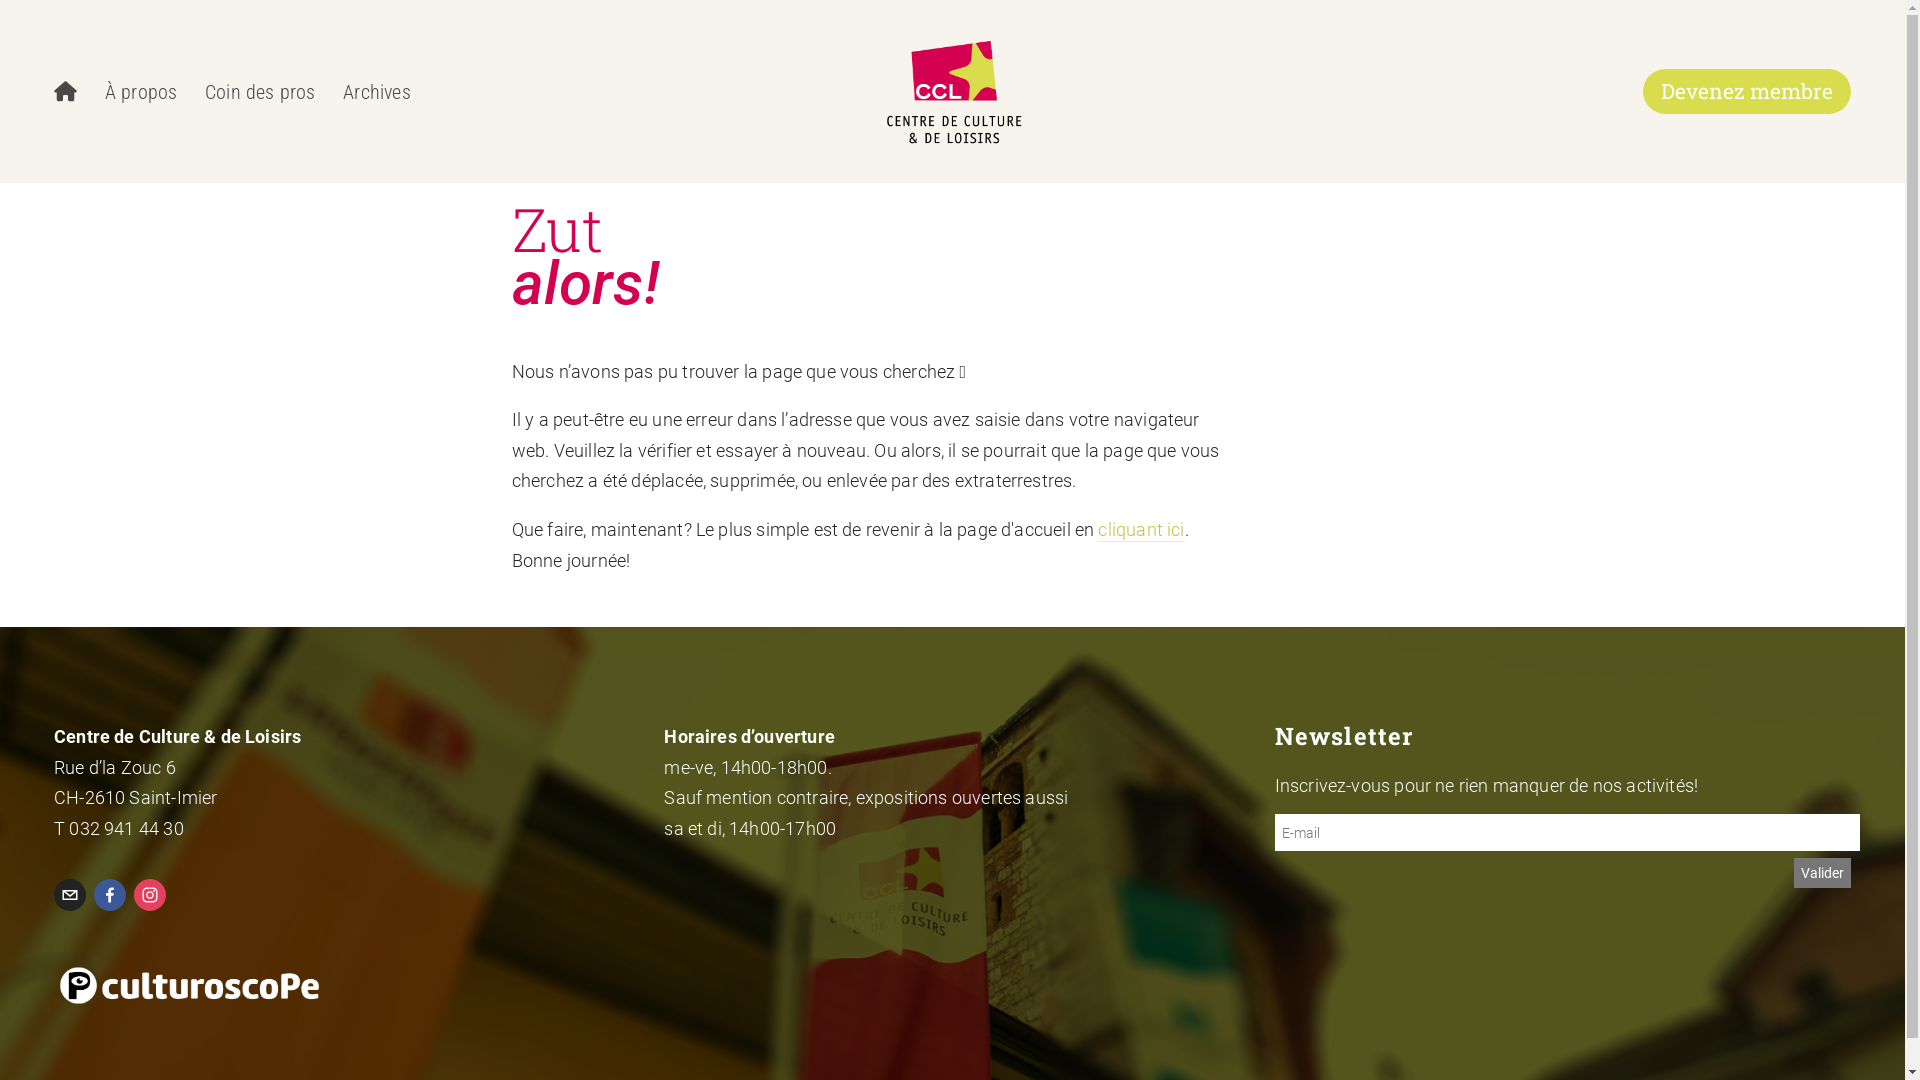  What do you see at coordinates (1822, 871) in the screenshot?
I see `'Valider'` at bounding box center [1822, 871].